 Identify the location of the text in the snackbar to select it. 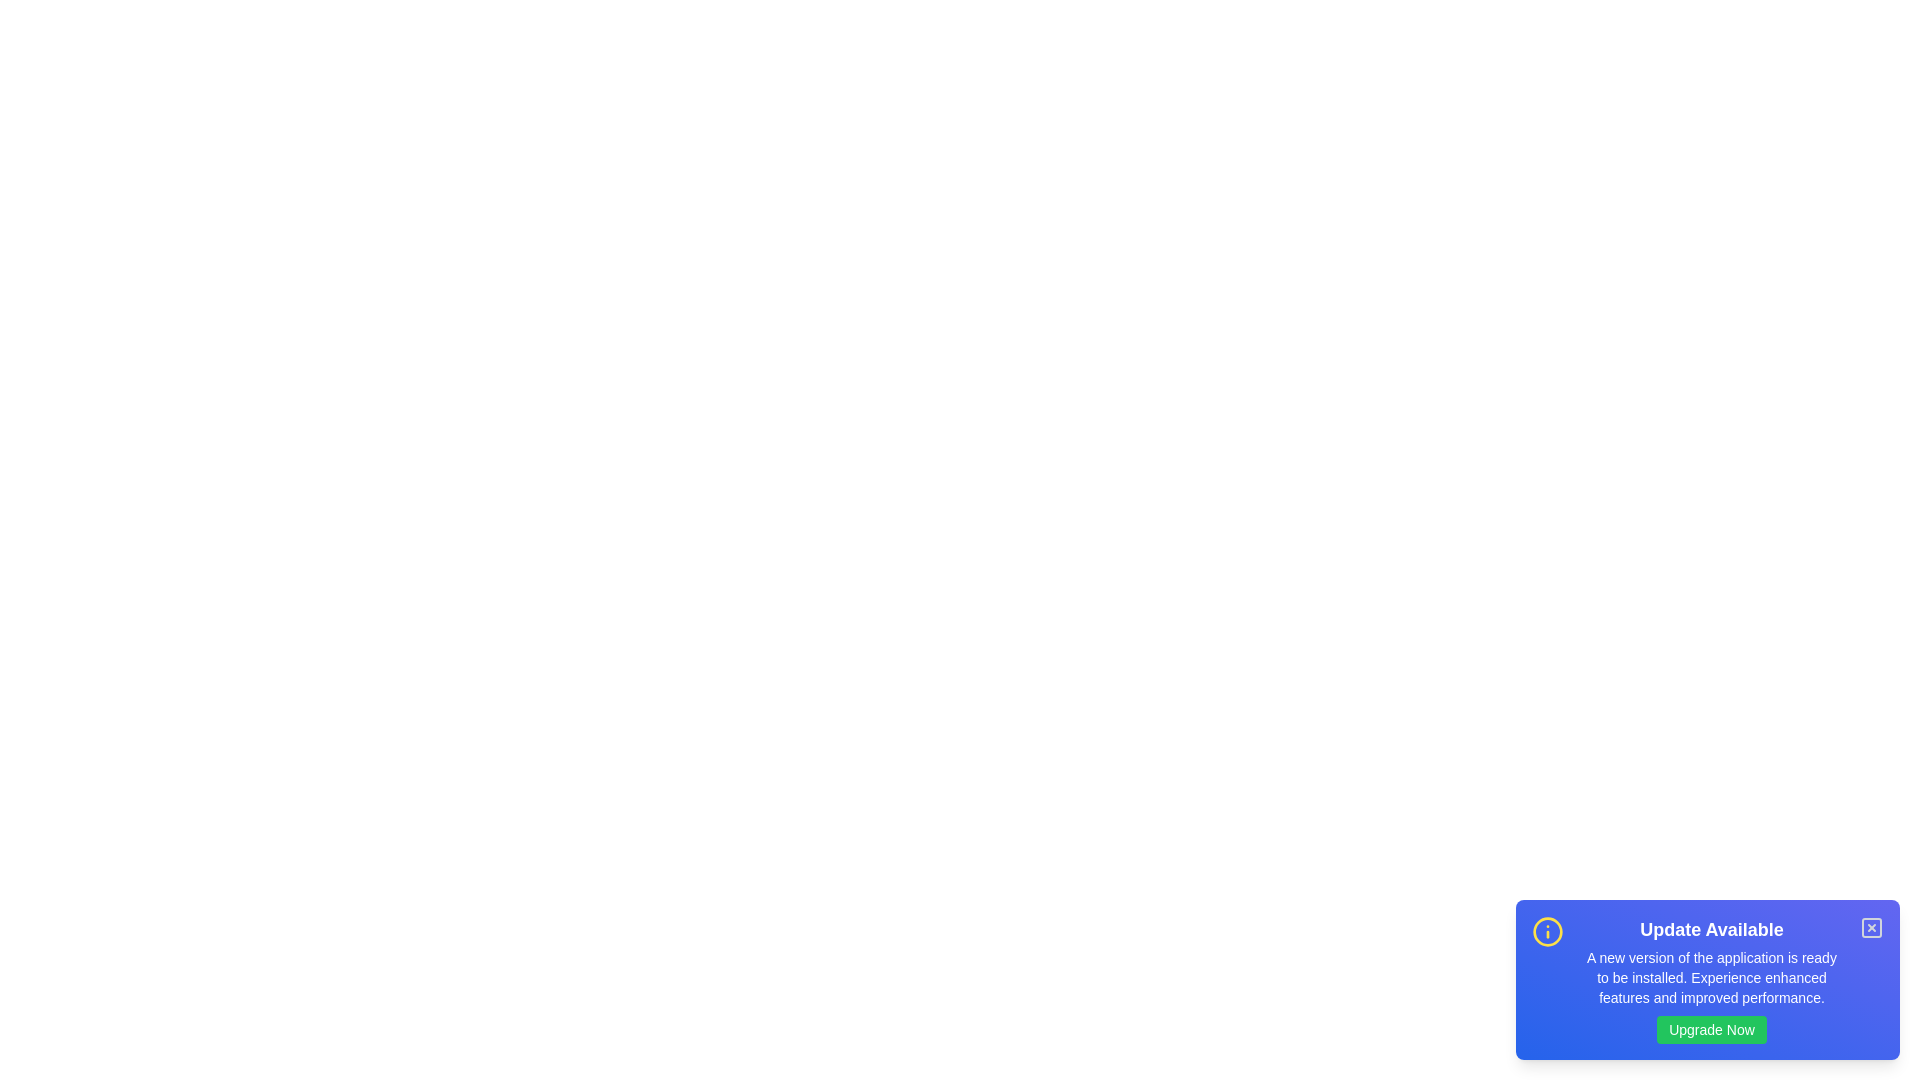
(1711, 978).